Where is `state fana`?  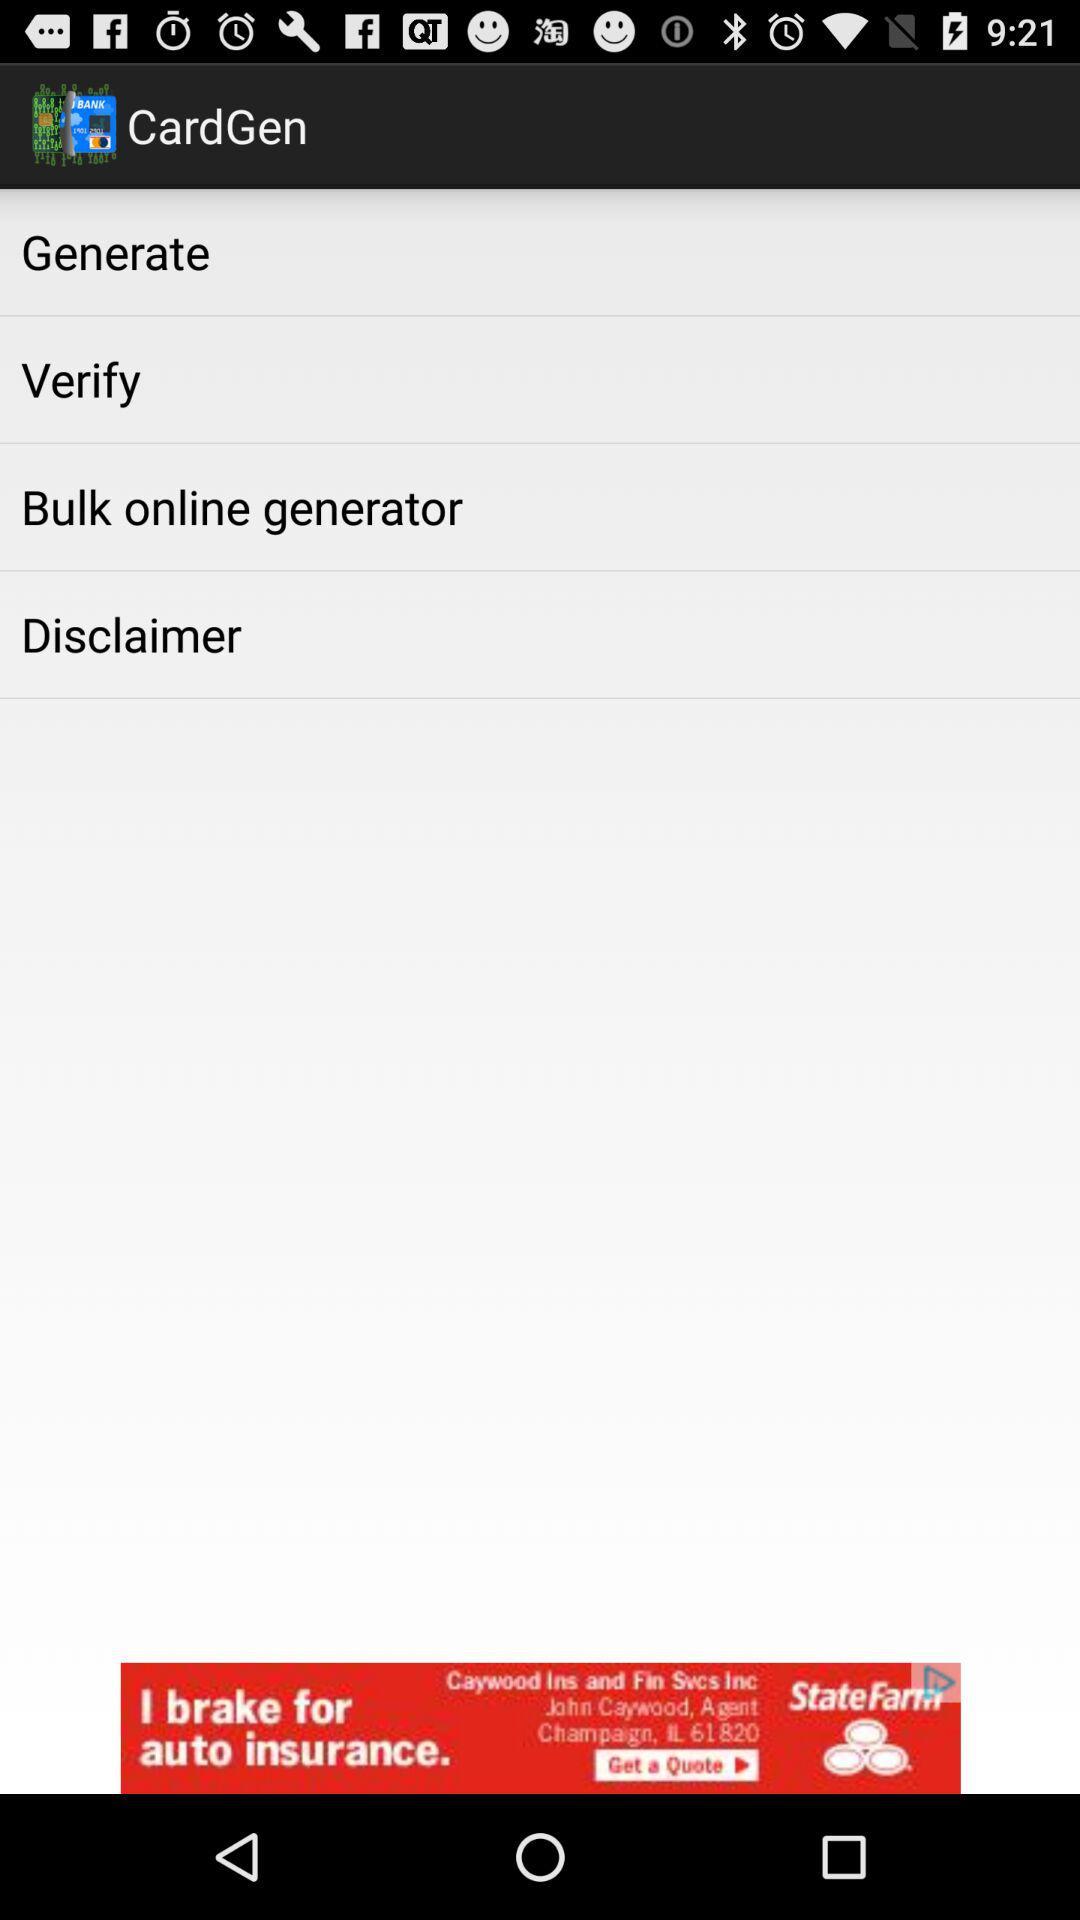
state fana is located at coordinates (540, 1727).